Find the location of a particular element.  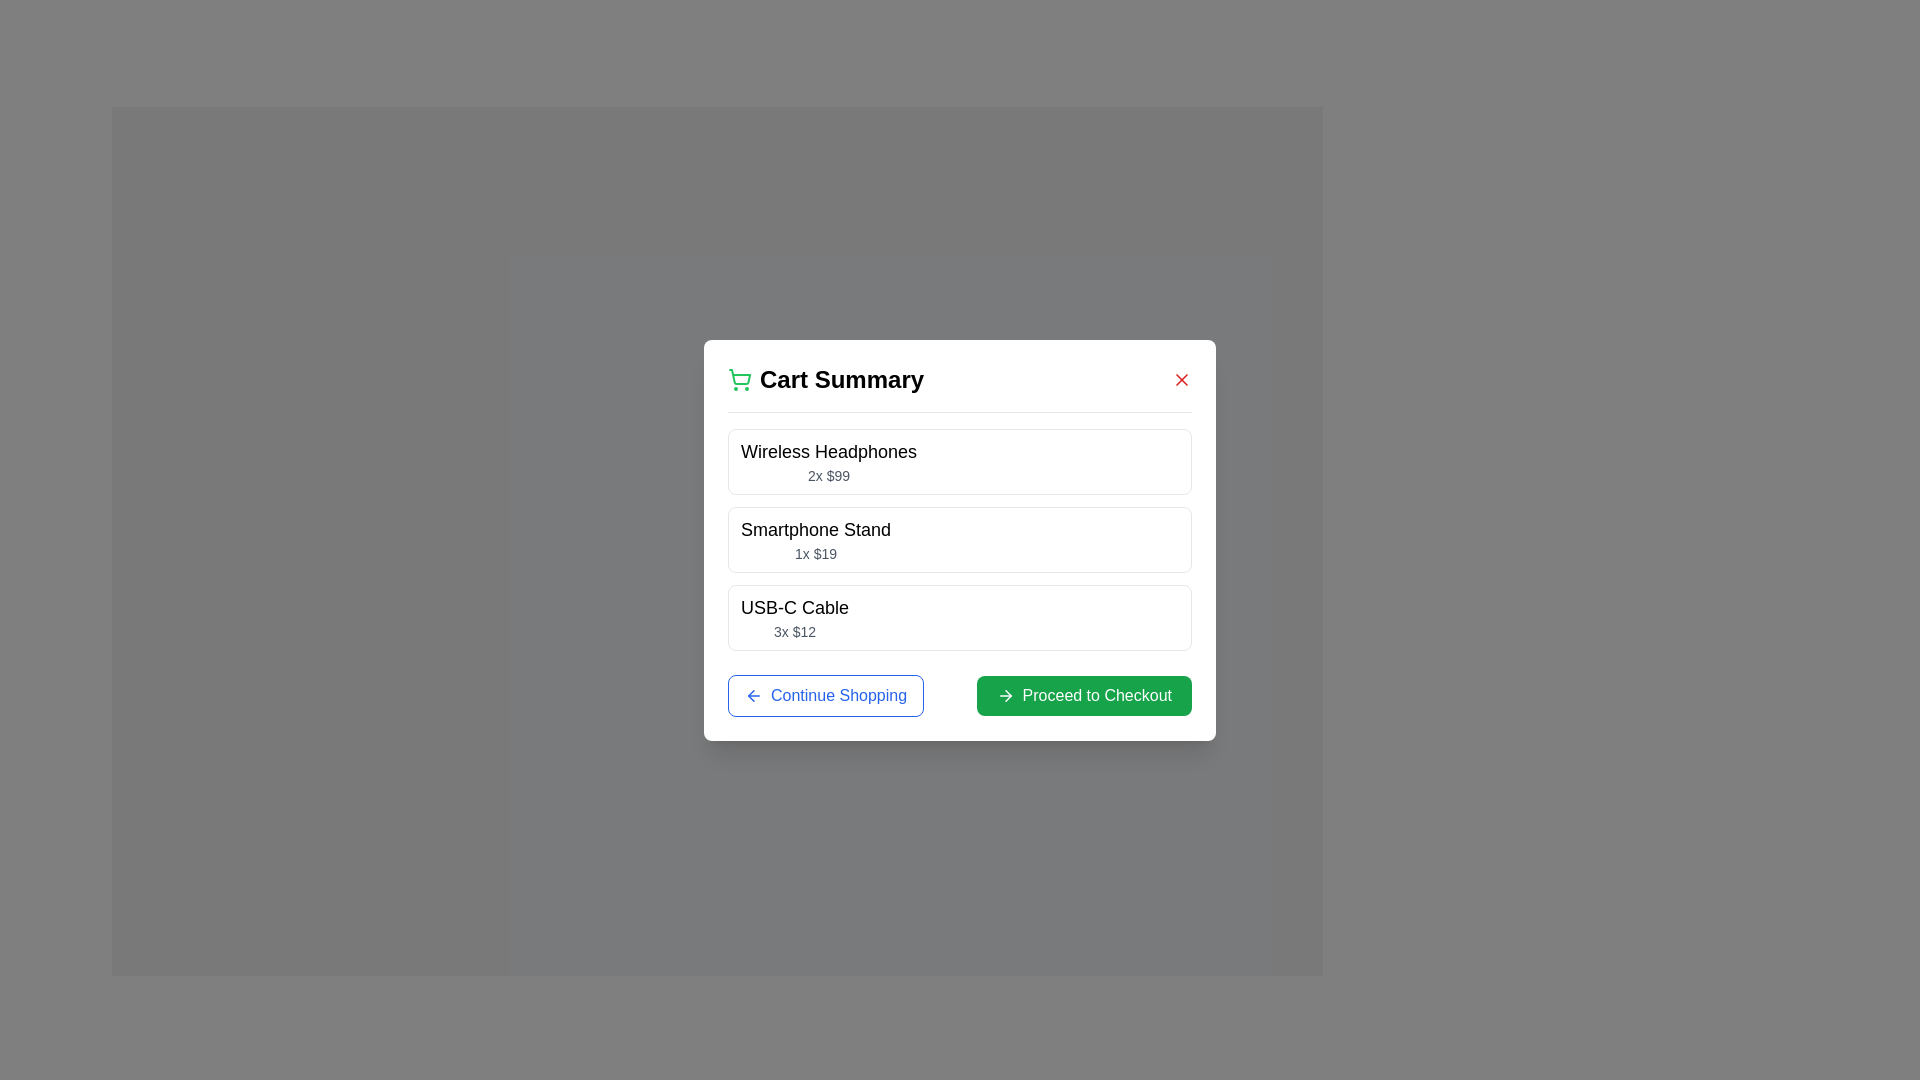

the List component that displays the contents of the shopping cart located in the 'Cart Summary' card is located at coordinates (960, 538).